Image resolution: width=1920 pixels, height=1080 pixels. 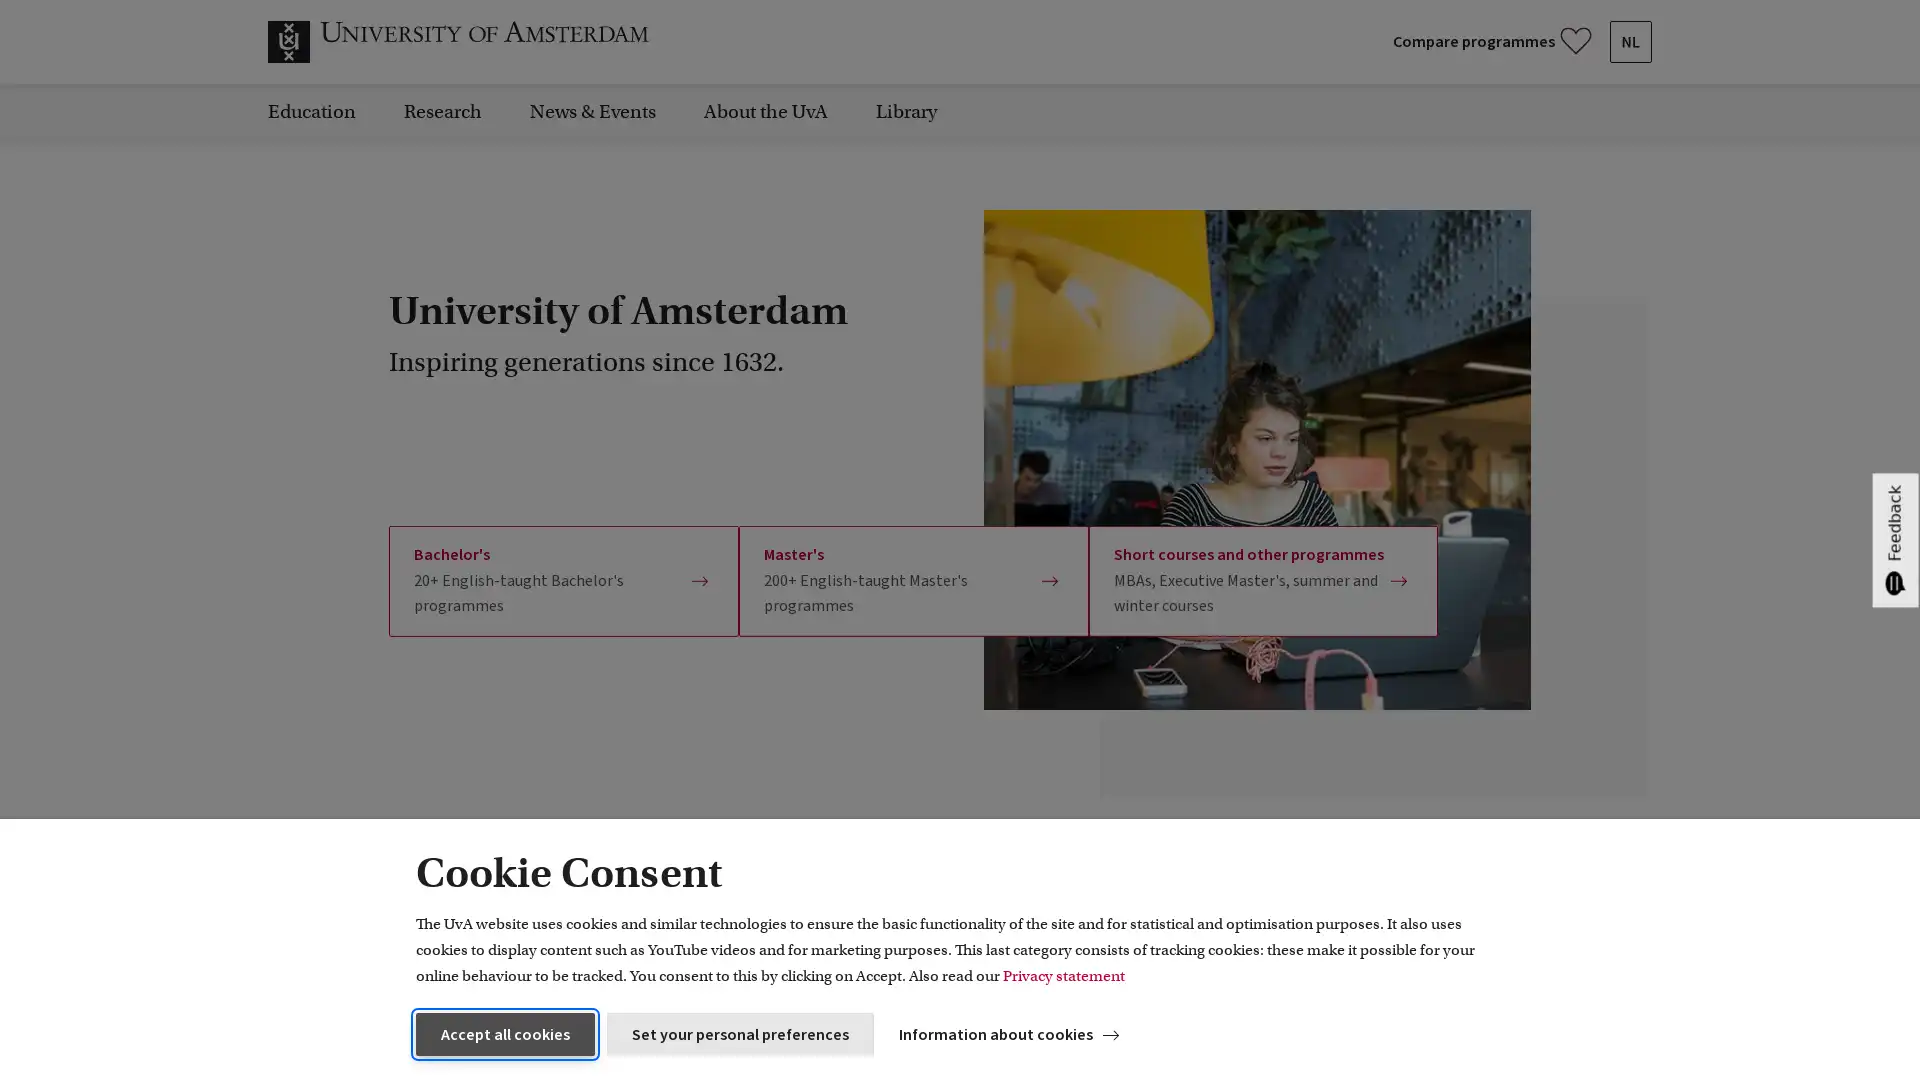 What do you see at coordinates (739, 1034) in the screenshot?
I see `Set your personal preferences` at bounding box center [739, 1034].